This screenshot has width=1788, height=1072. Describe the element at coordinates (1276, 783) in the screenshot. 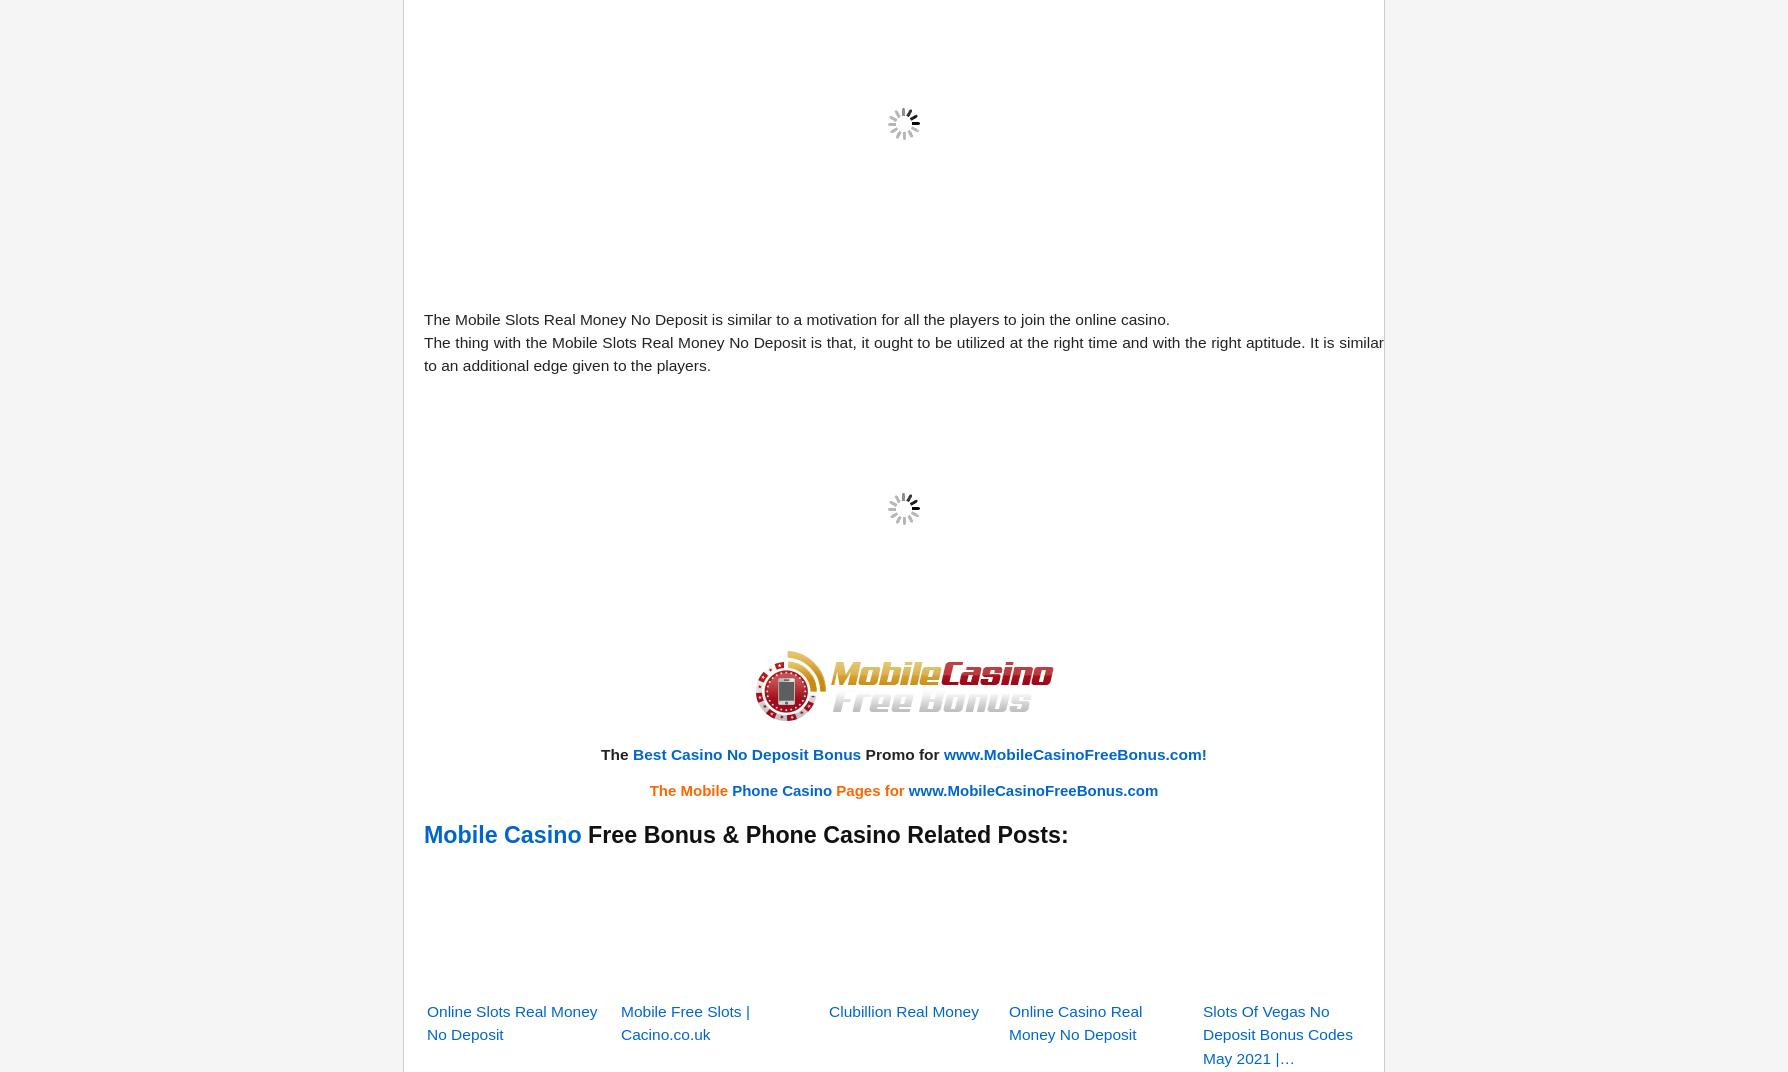

I see `'Slots Of Vegas No Deposit Bonus Codes May 2021 |…'` at that location.